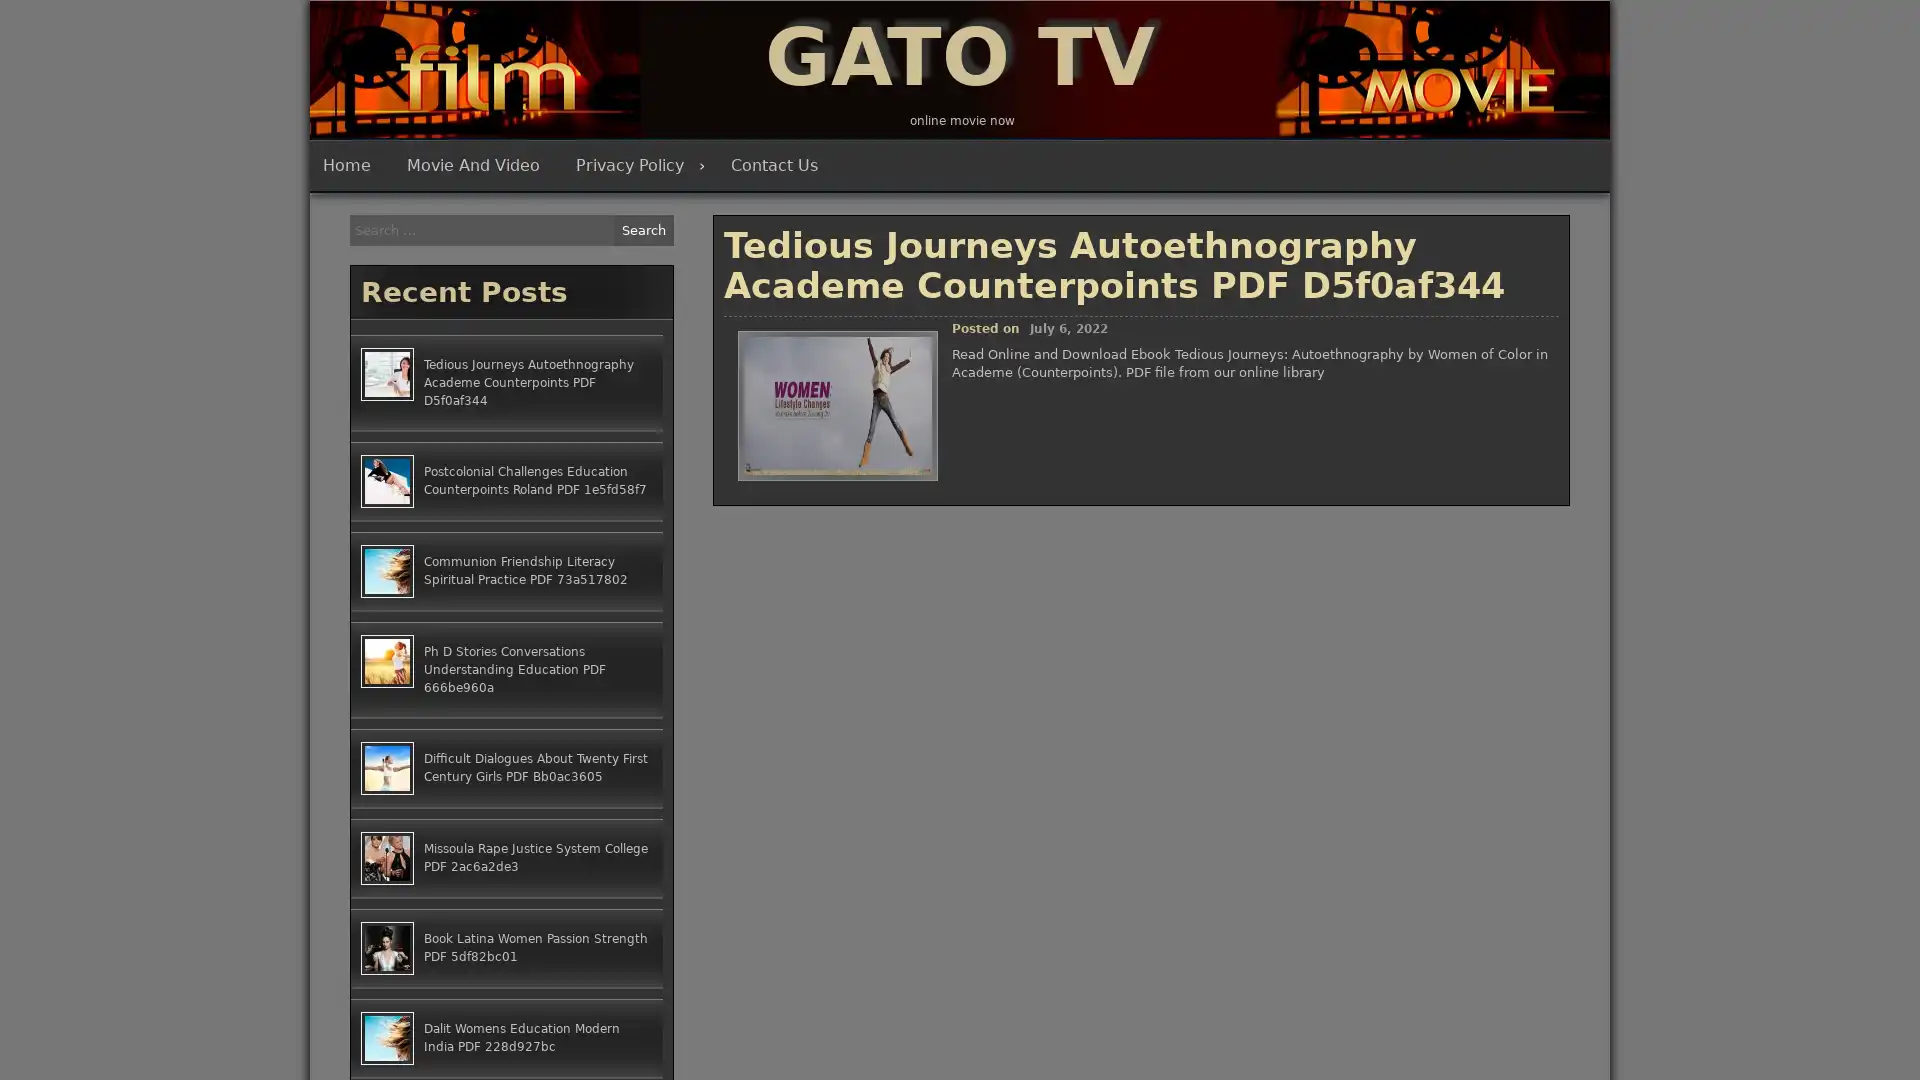  What do you see at coordinates (643, 229) in the screenshot?
I see `Search` at bounding box center [643, 229].